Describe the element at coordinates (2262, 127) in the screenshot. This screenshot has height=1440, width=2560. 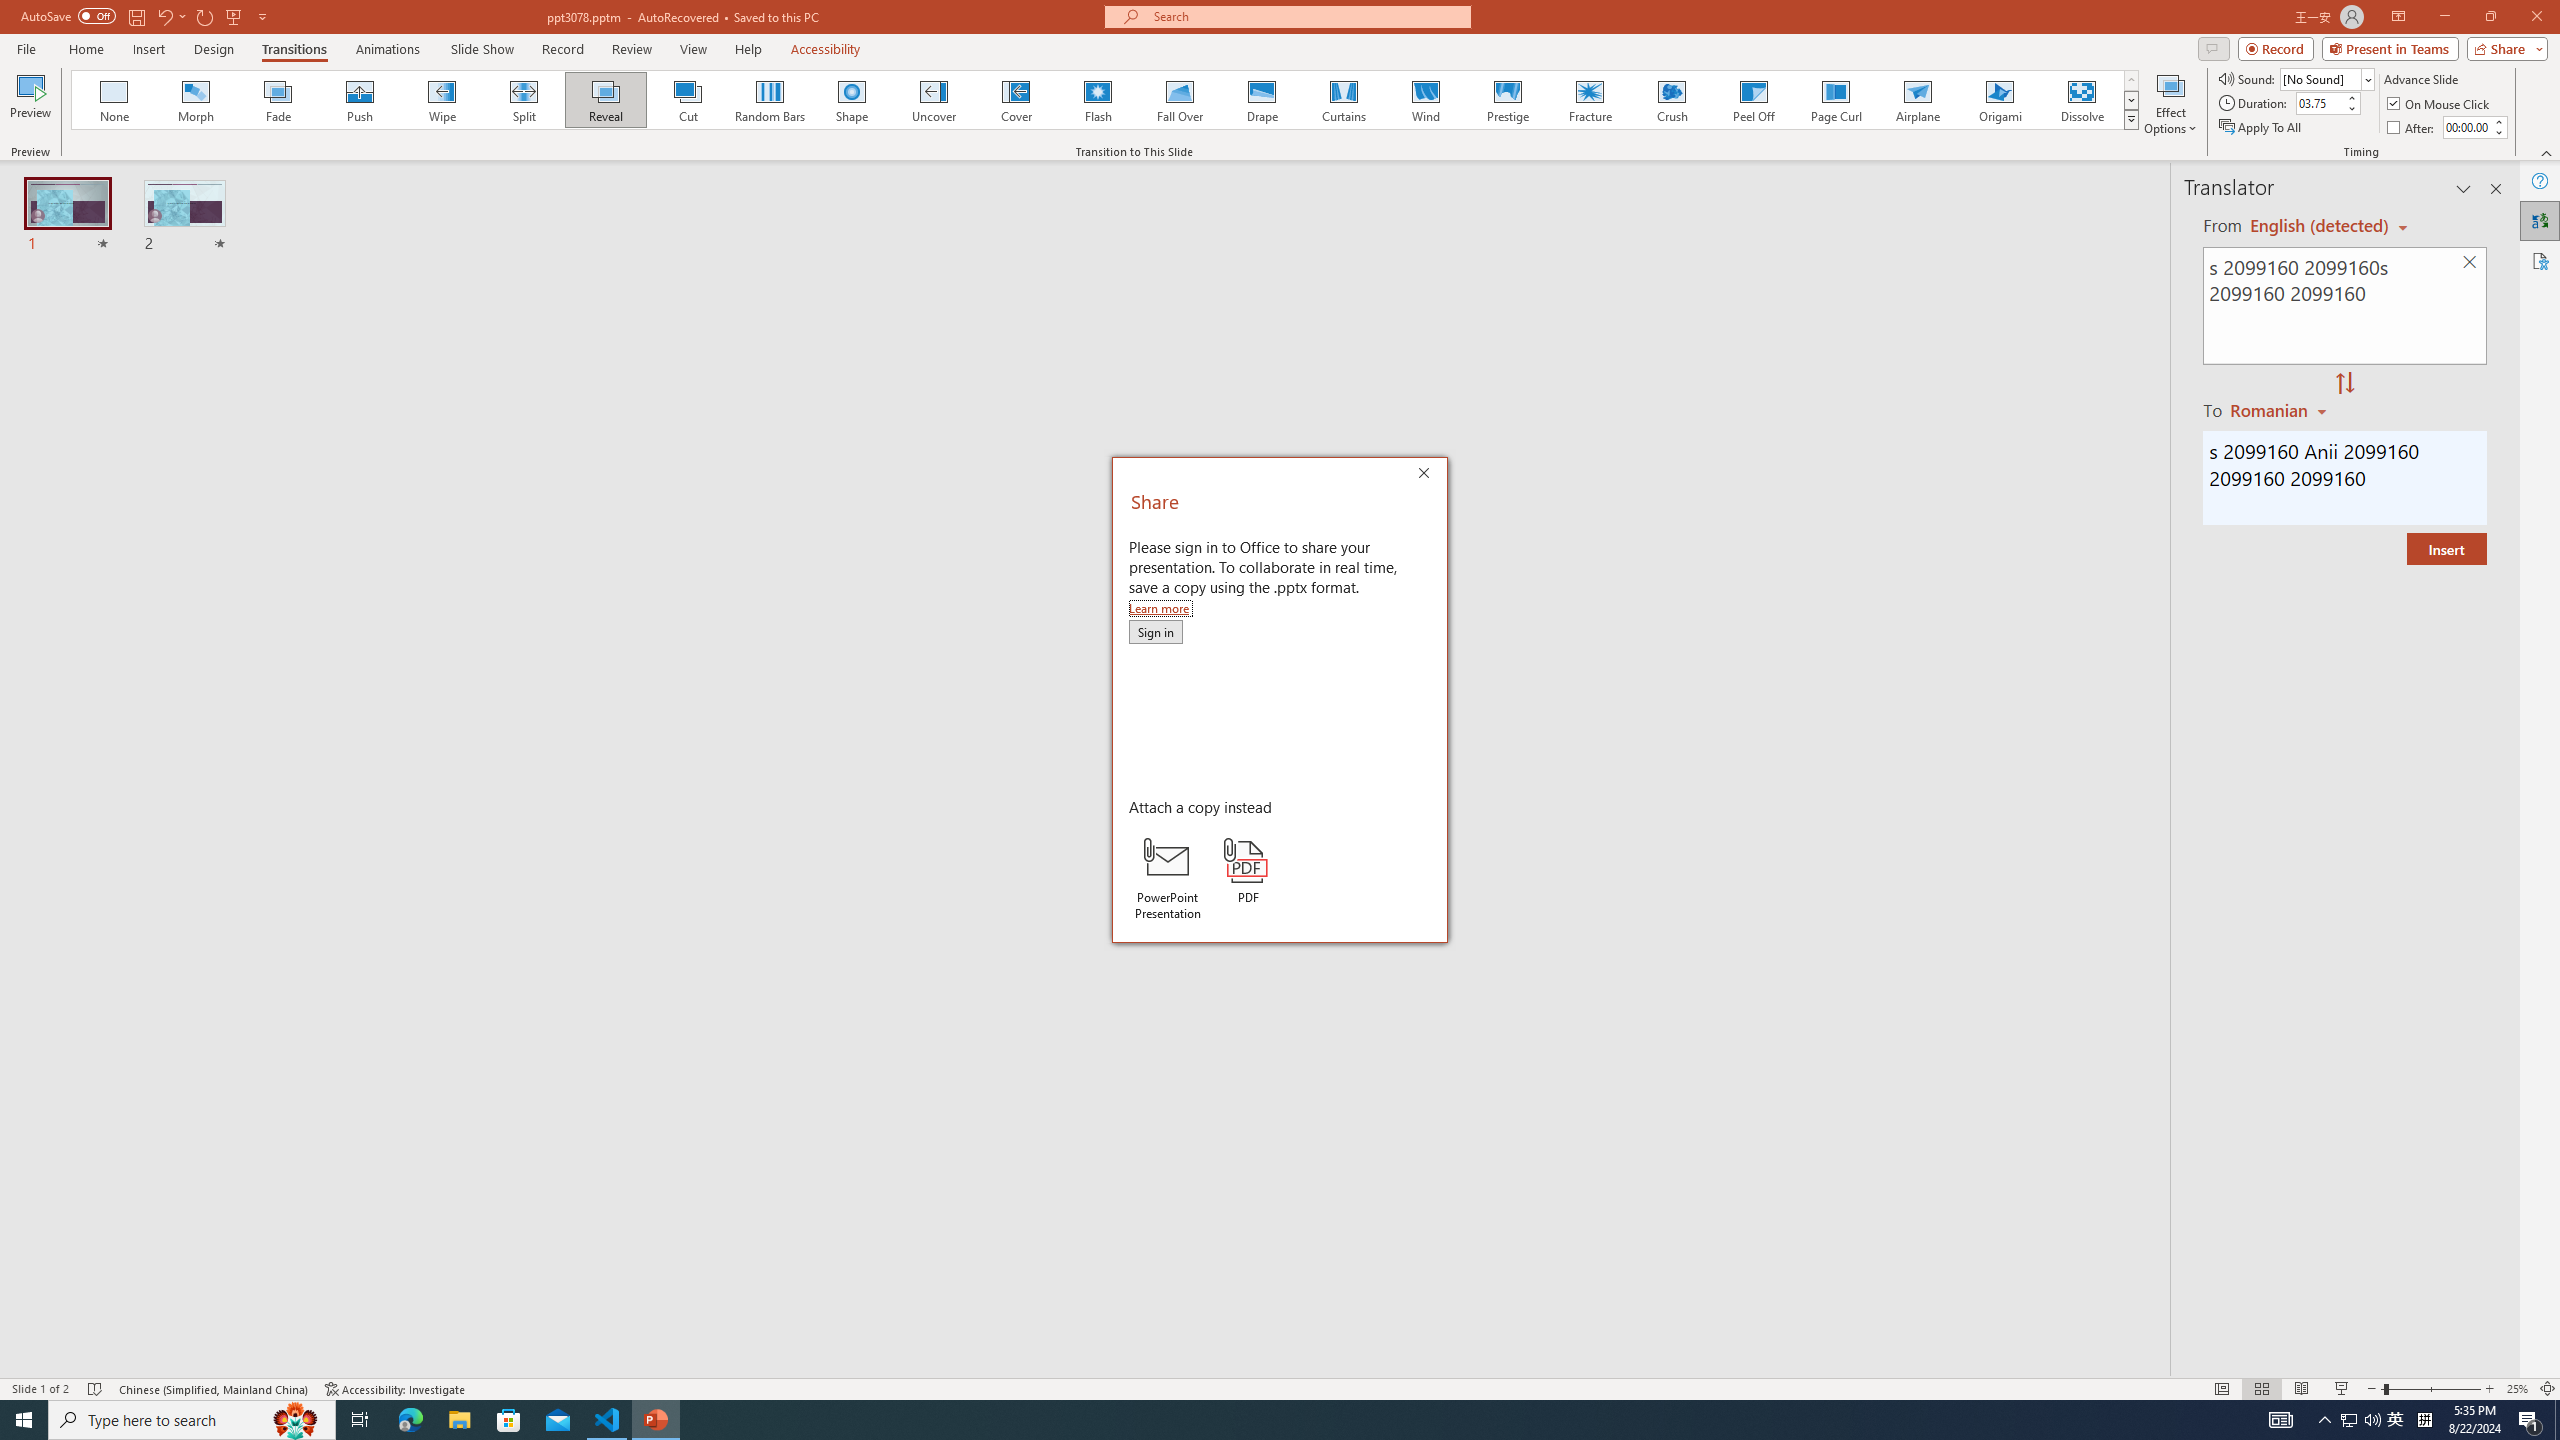
I see `'Apply To All'` at that location.